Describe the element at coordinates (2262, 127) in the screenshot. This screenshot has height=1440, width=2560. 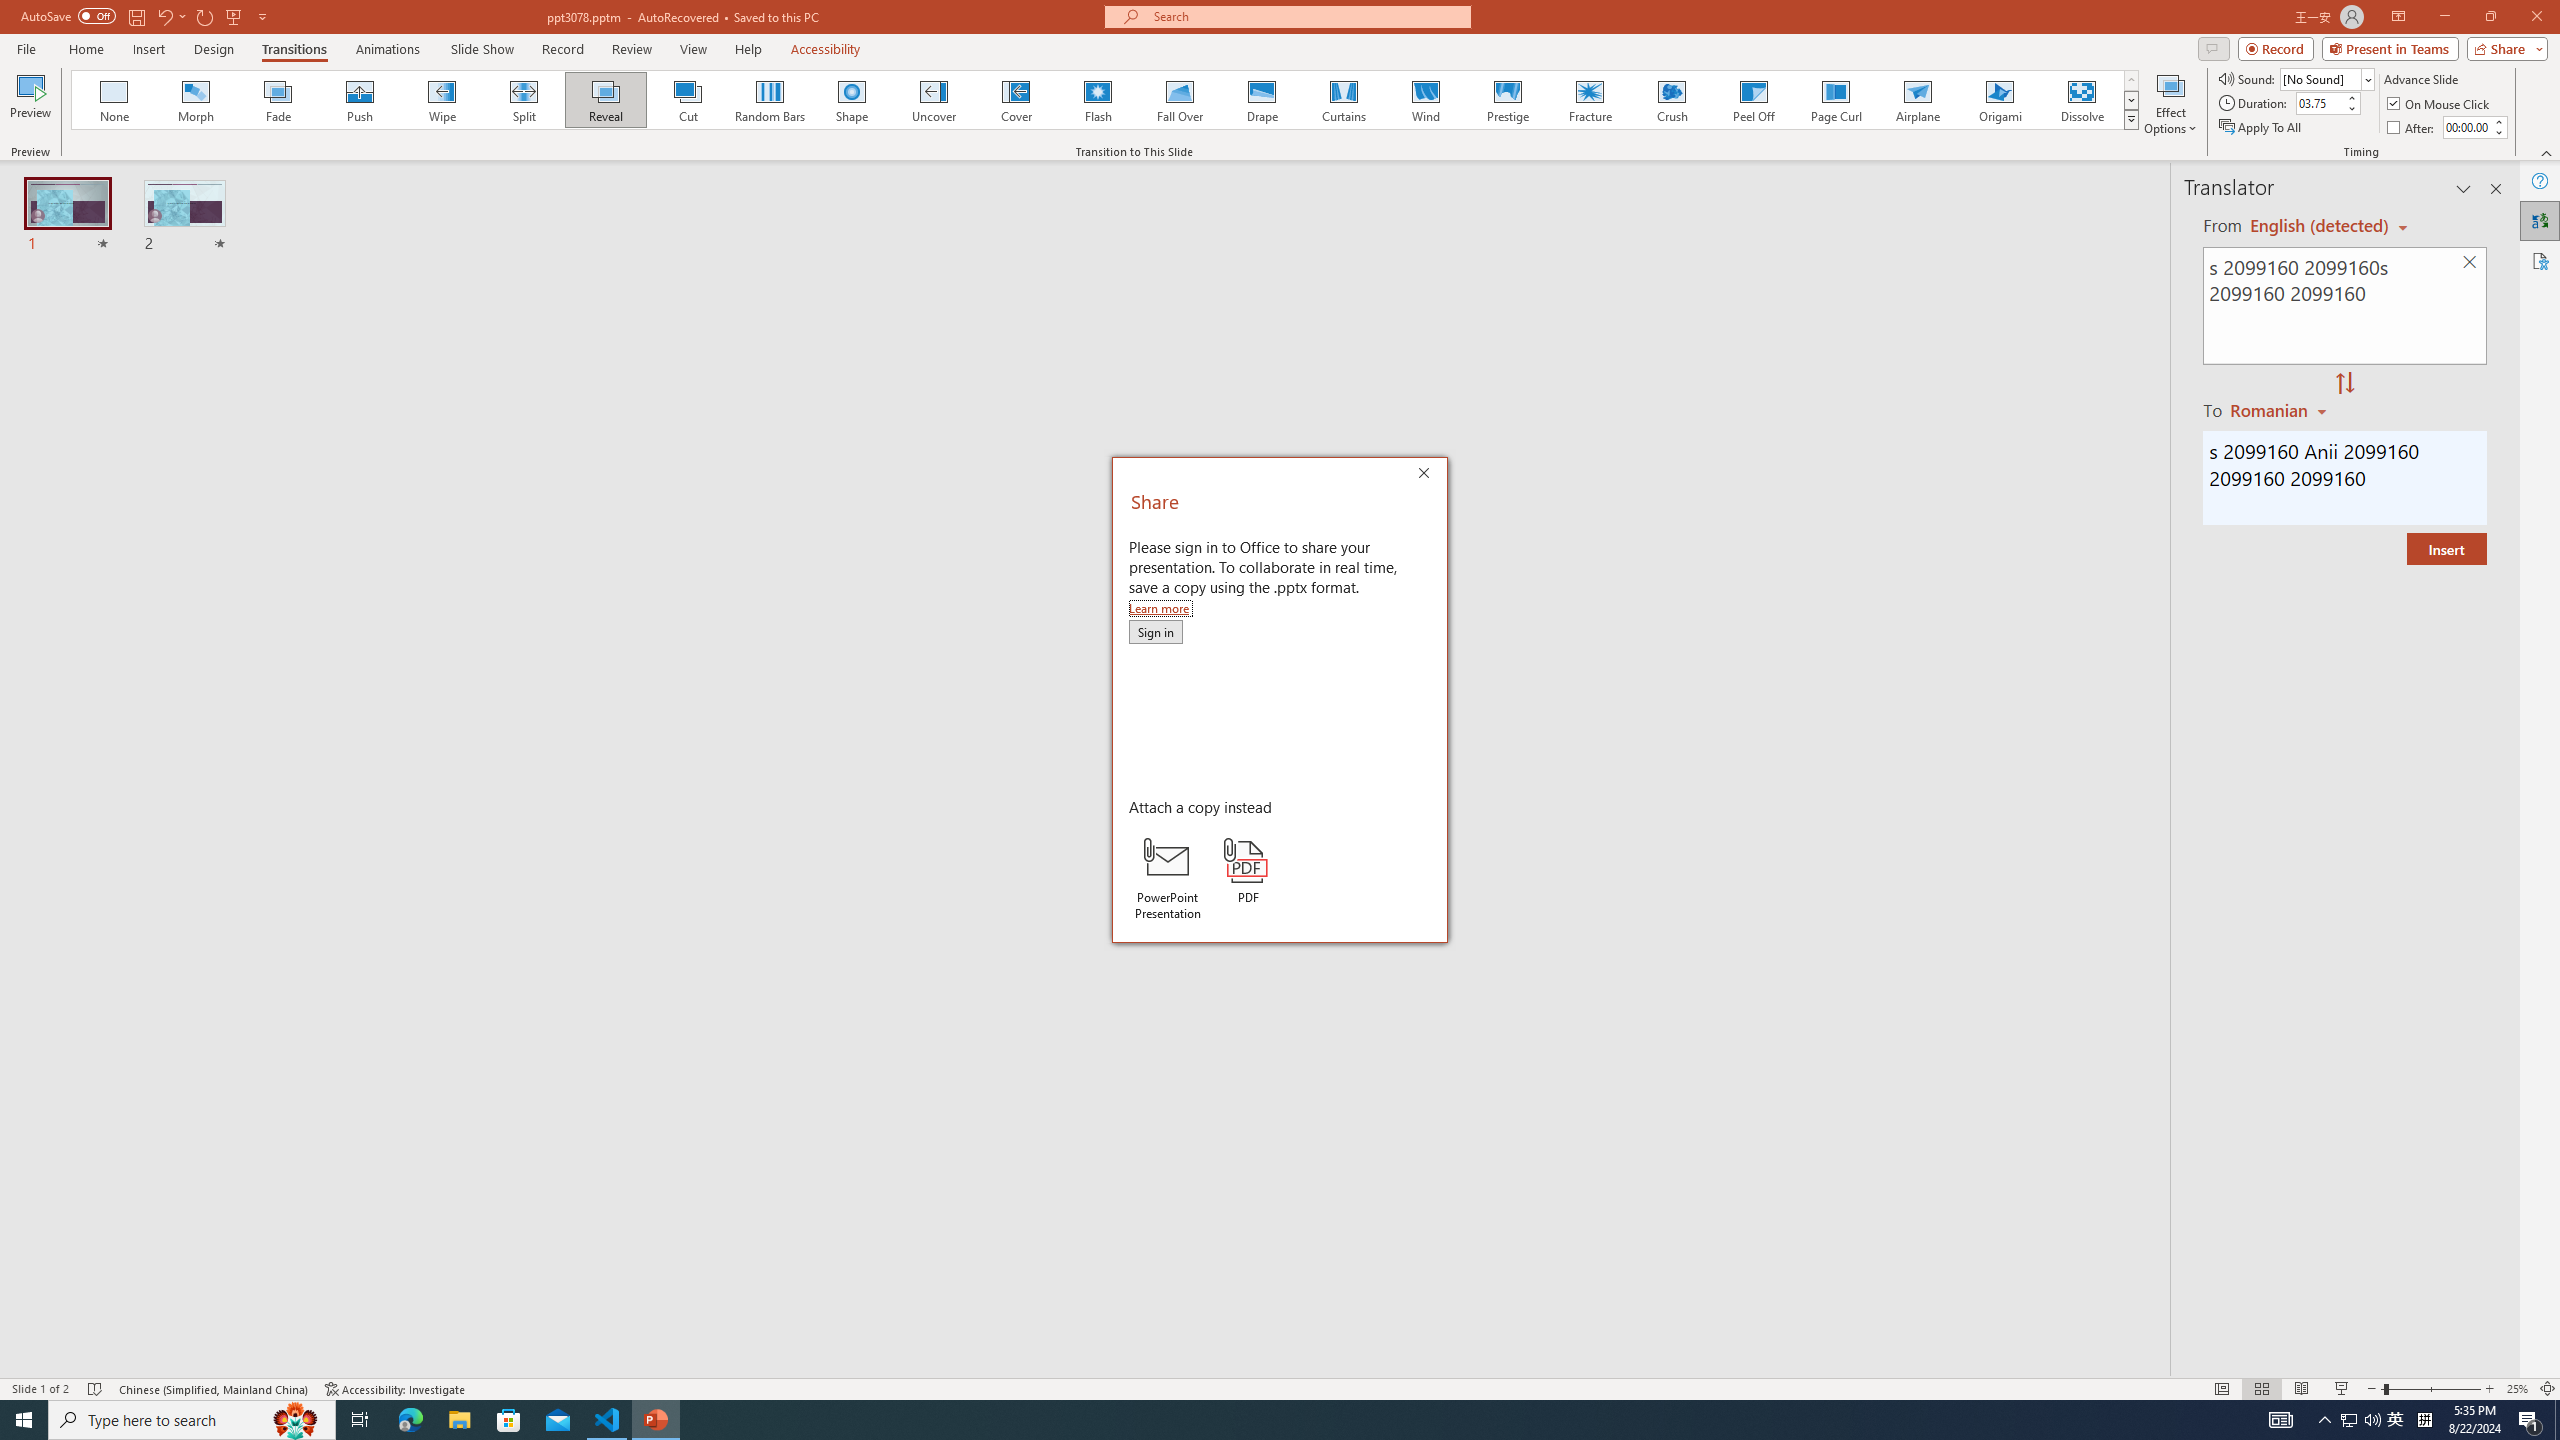
I see `'Apply To All'` at that location.